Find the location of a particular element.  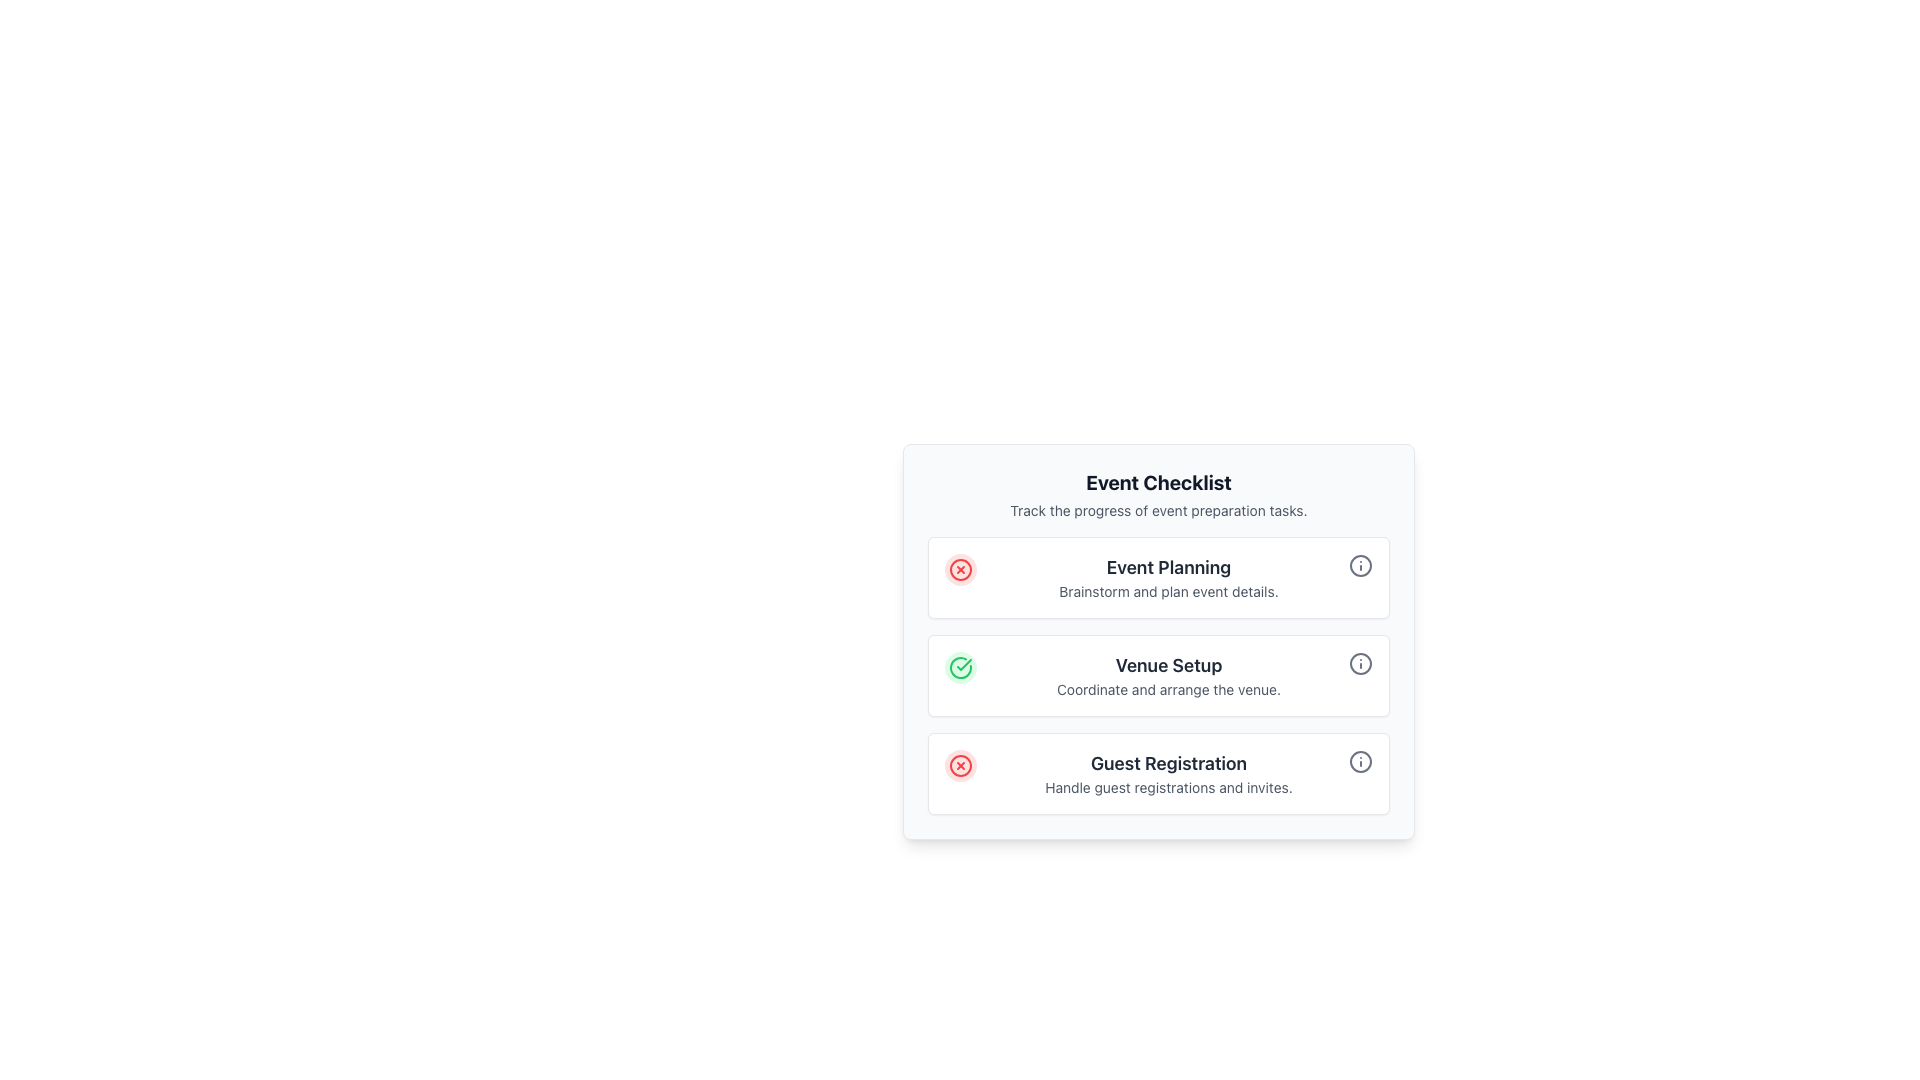

the rightmost icon in the 'Guest Registration' row of the 'Event Checklist' section, which indicates an error or unresolved task is located at coordinates (960, 765).